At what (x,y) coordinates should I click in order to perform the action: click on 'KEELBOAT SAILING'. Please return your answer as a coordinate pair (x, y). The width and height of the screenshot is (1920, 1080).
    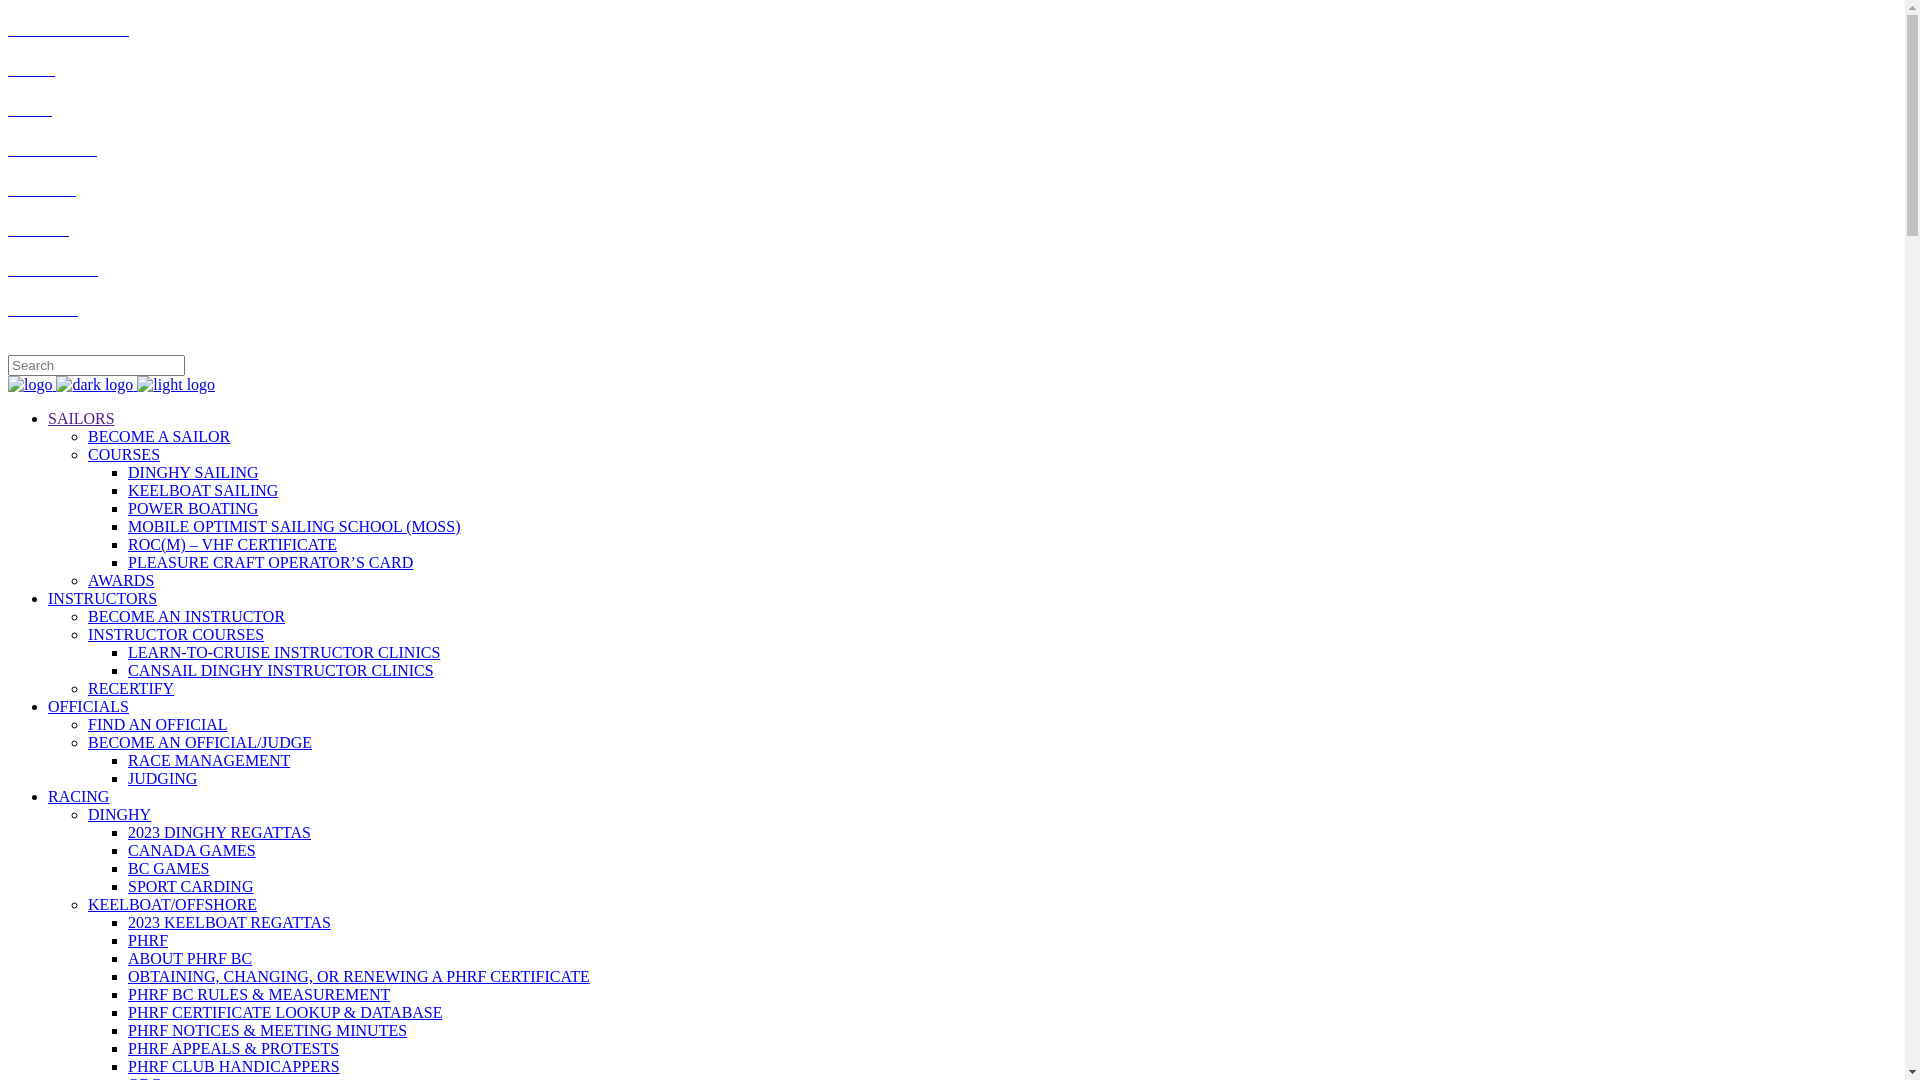
    Looking at the image, I should click on (202, 490).